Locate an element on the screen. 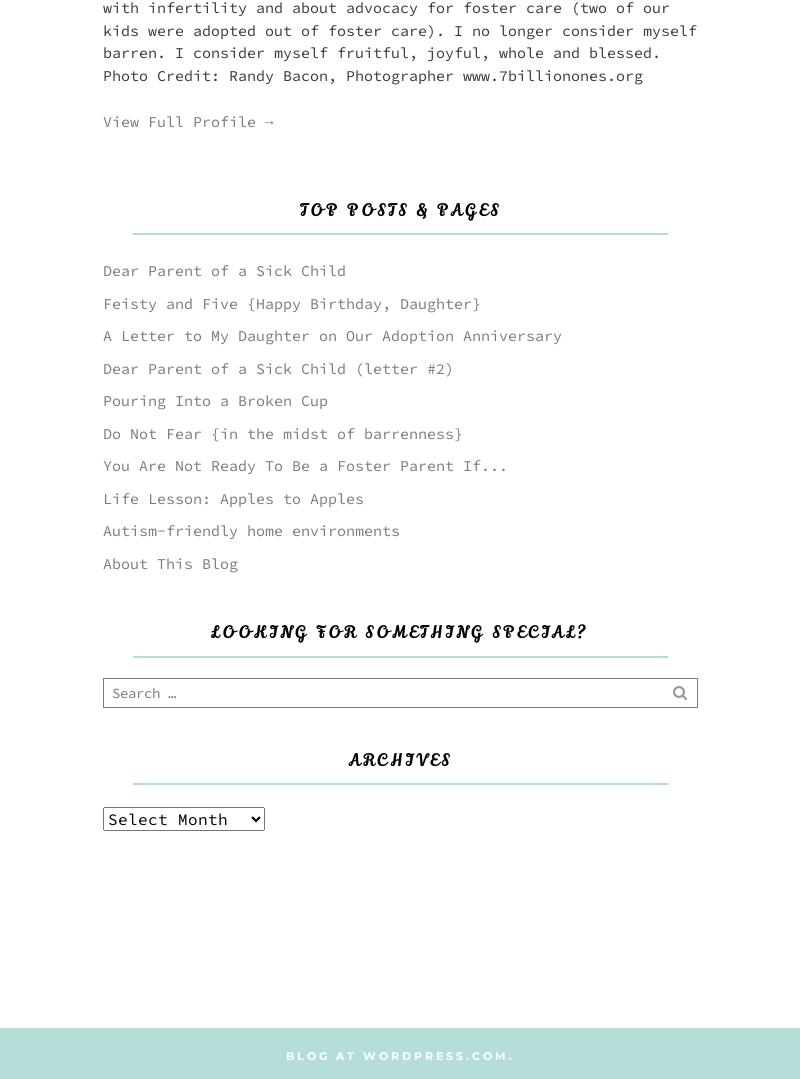 This screenshot has height=1079, width=800. 'Looking for something special?' is located at coordinates (400, 631).